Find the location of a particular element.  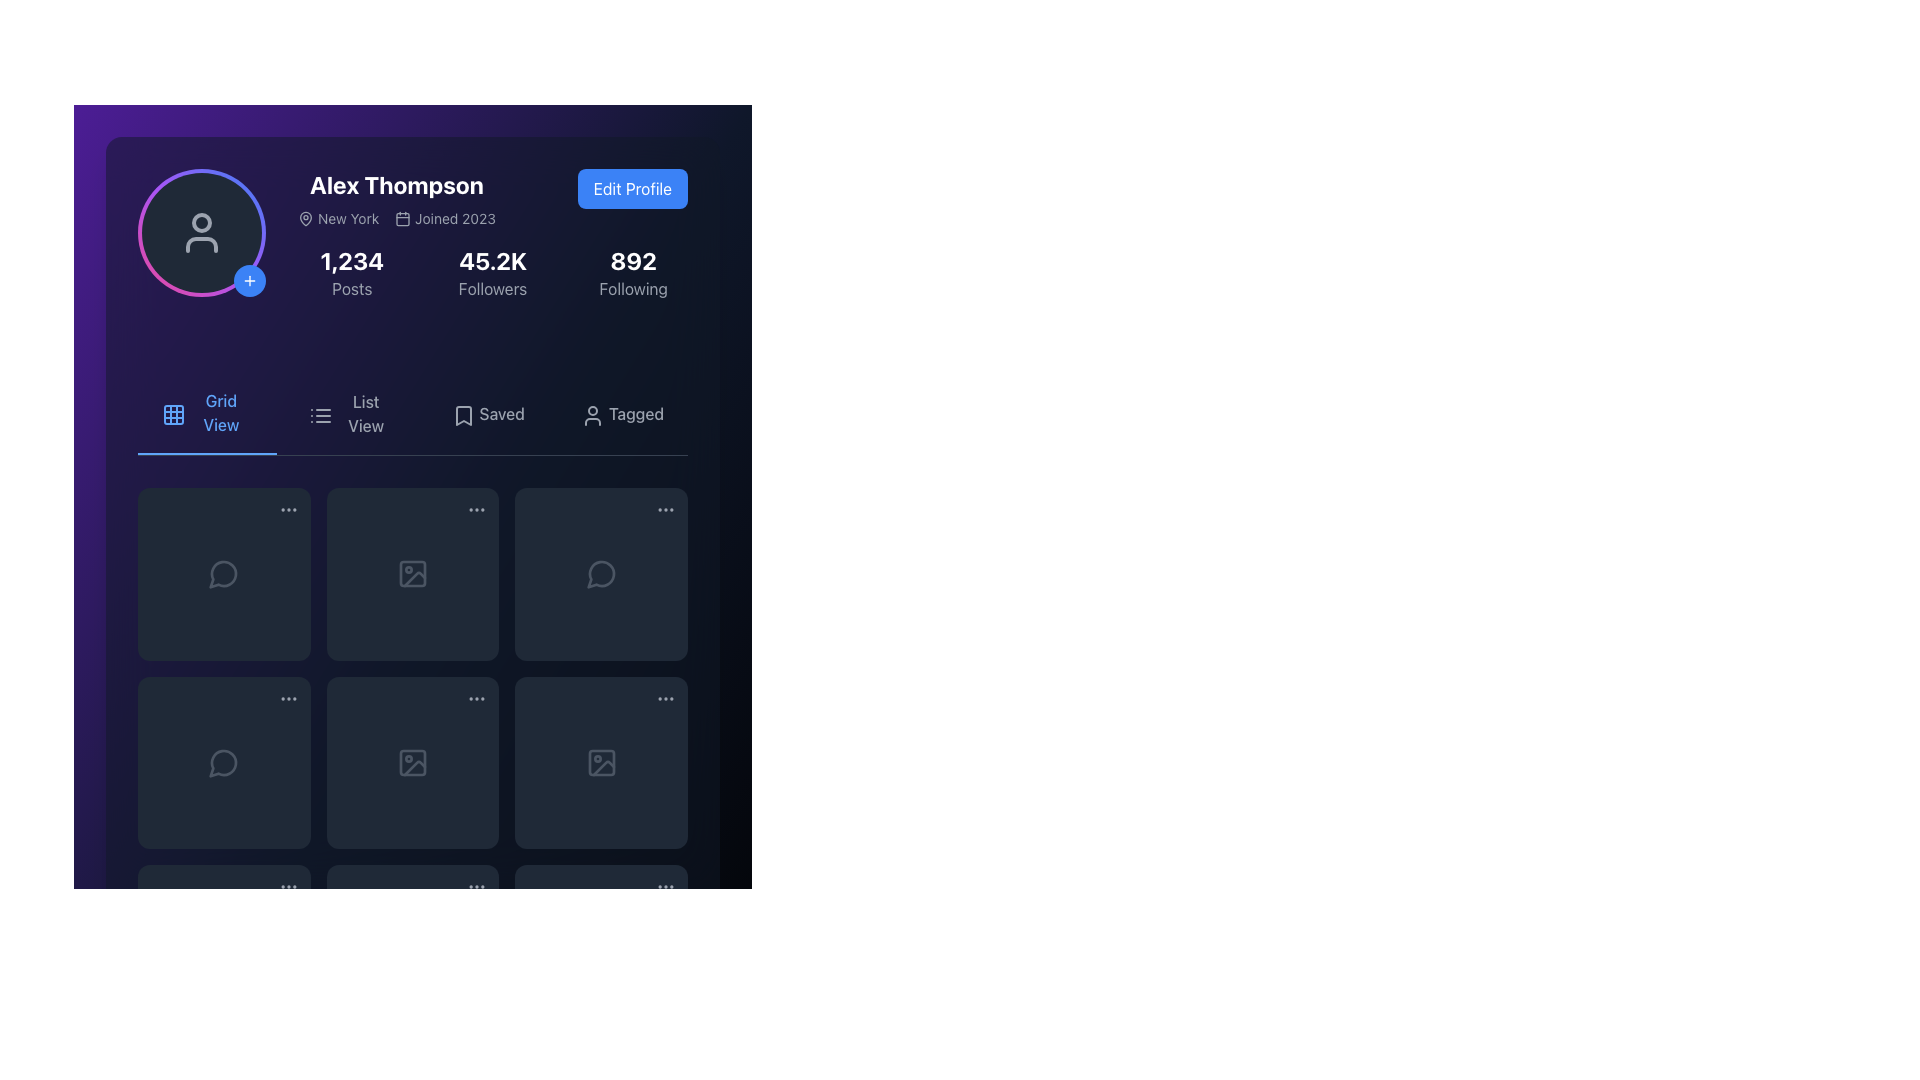

the Menu trigger icon (horizontal ellipsis) located at the top-right corner of the first square tile in the grid layout is located at coordinates (287, 509).